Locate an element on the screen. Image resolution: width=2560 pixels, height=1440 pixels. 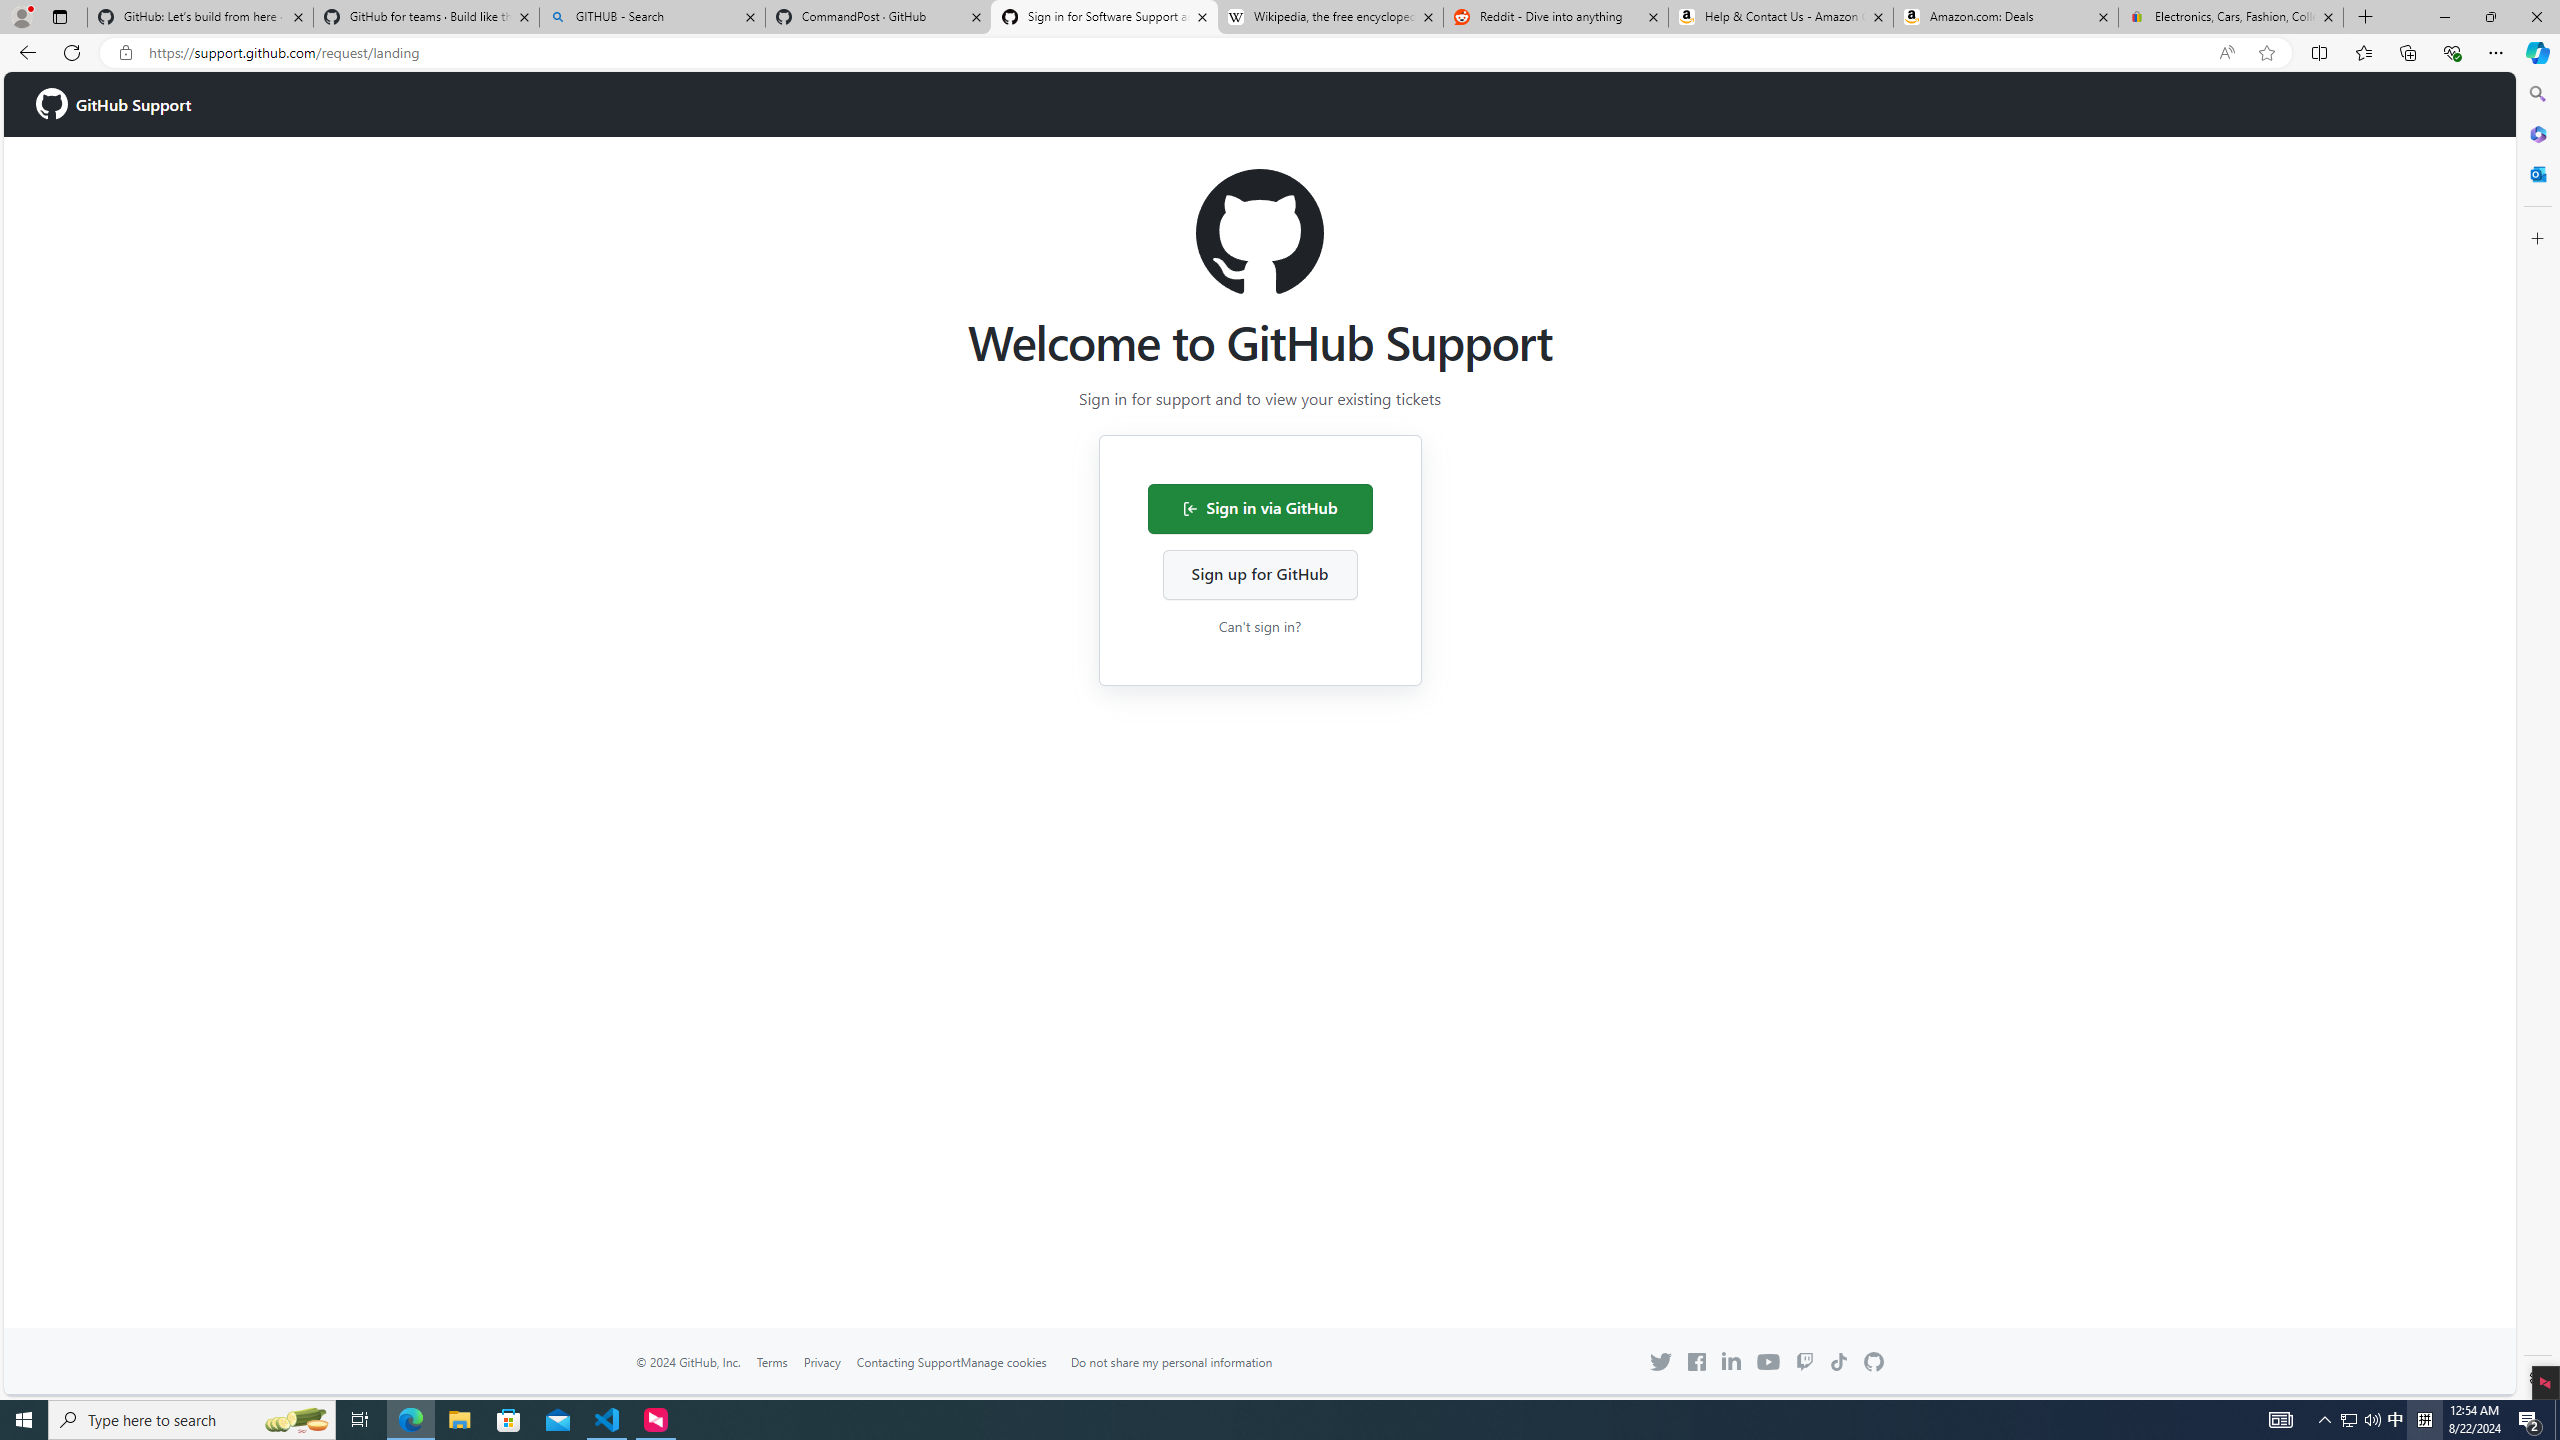
'Wikipedia, the free encyclopedia' is located at coordinates (1328, 16).